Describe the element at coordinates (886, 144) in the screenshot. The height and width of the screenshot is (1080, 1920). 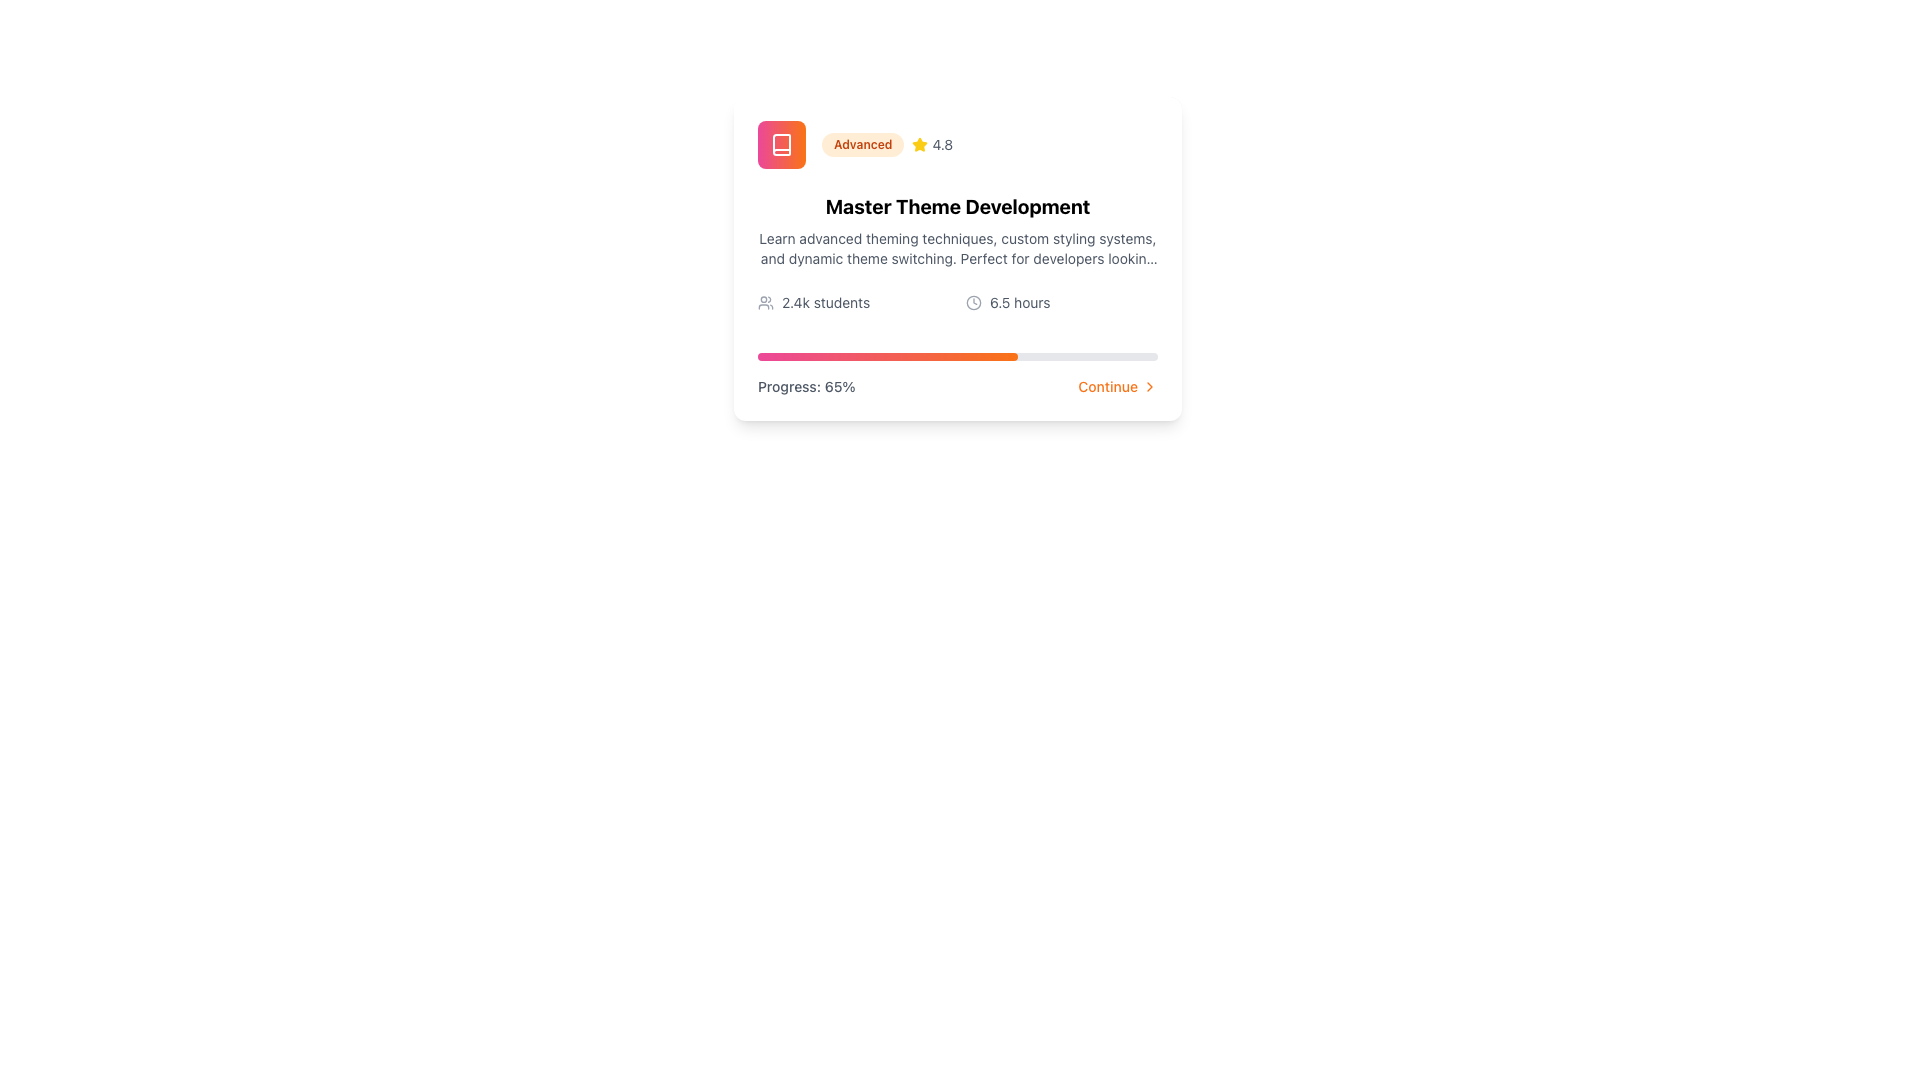
I see `the Badge displaying 'Advanced' and rating '4.8'` at that location.